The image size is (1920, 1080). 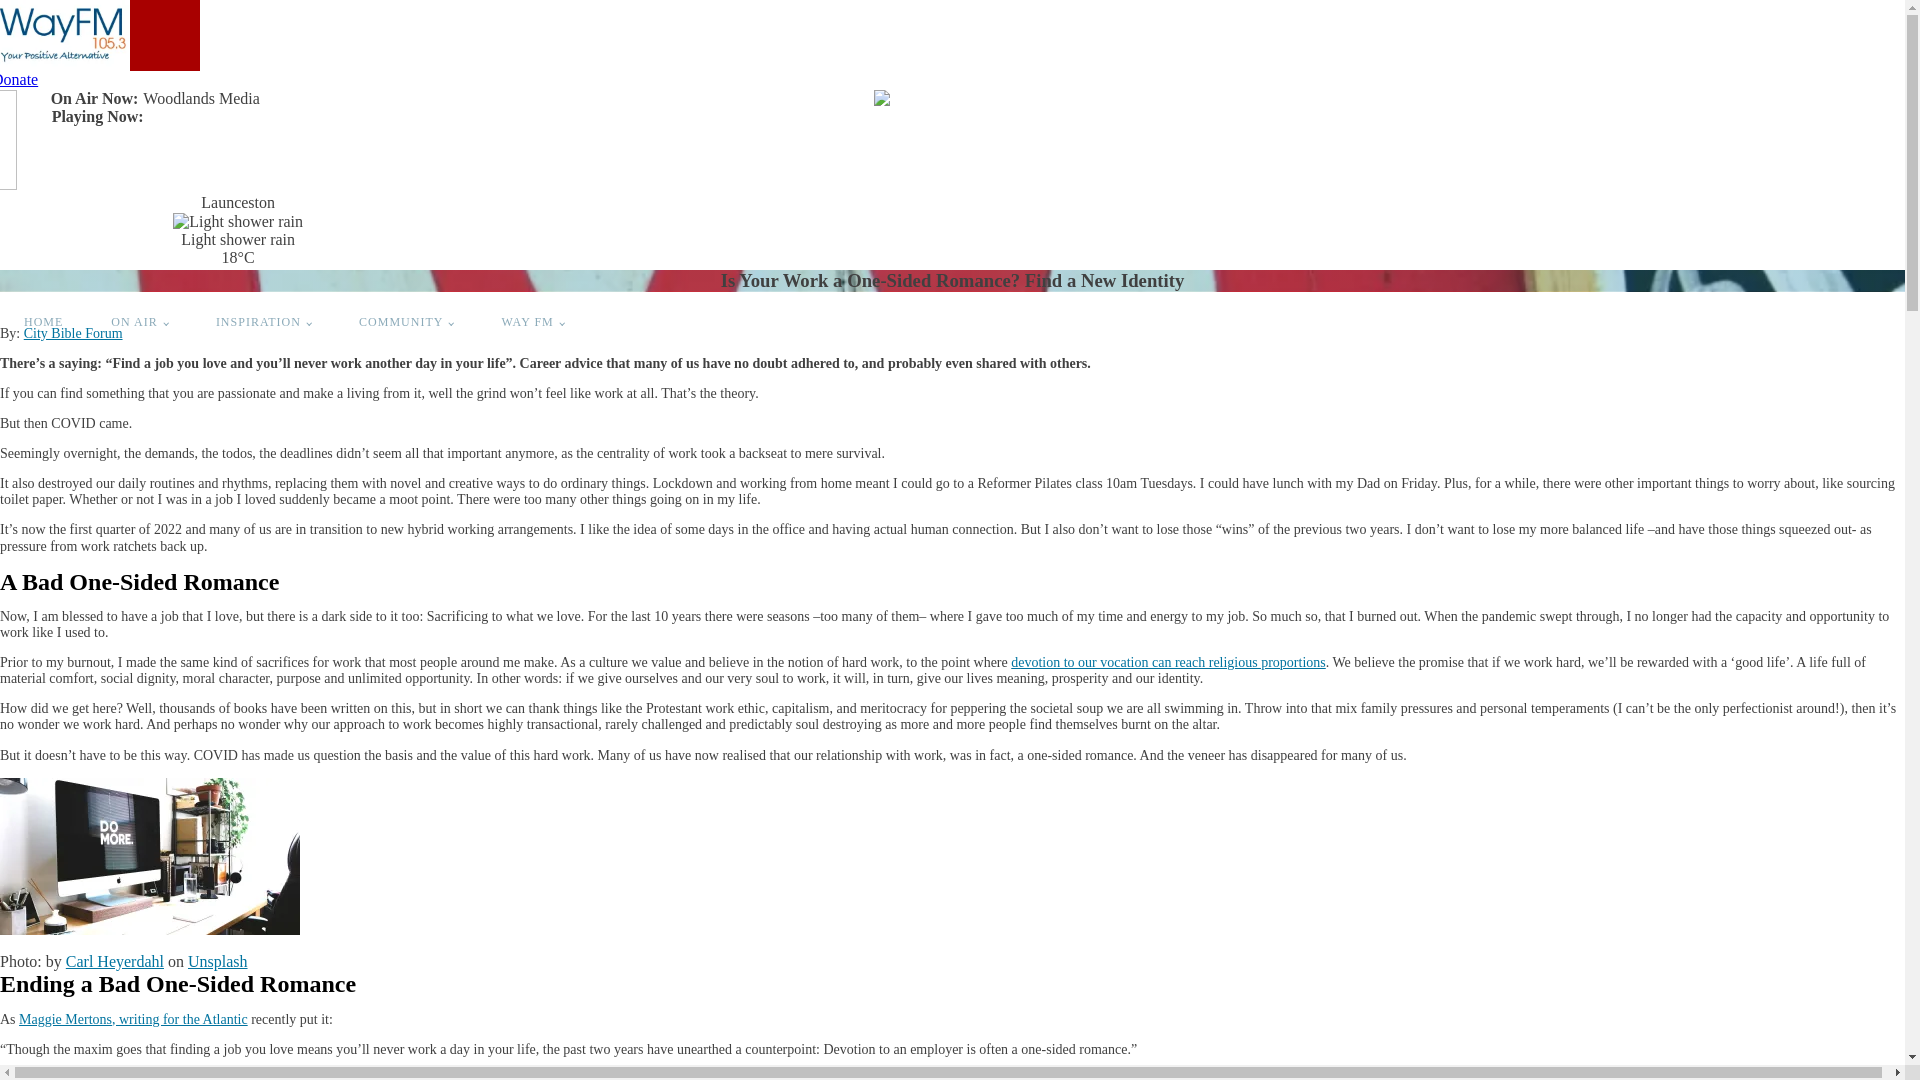 I want to click on 'City Bible Forum', so click(x=24, y=332).